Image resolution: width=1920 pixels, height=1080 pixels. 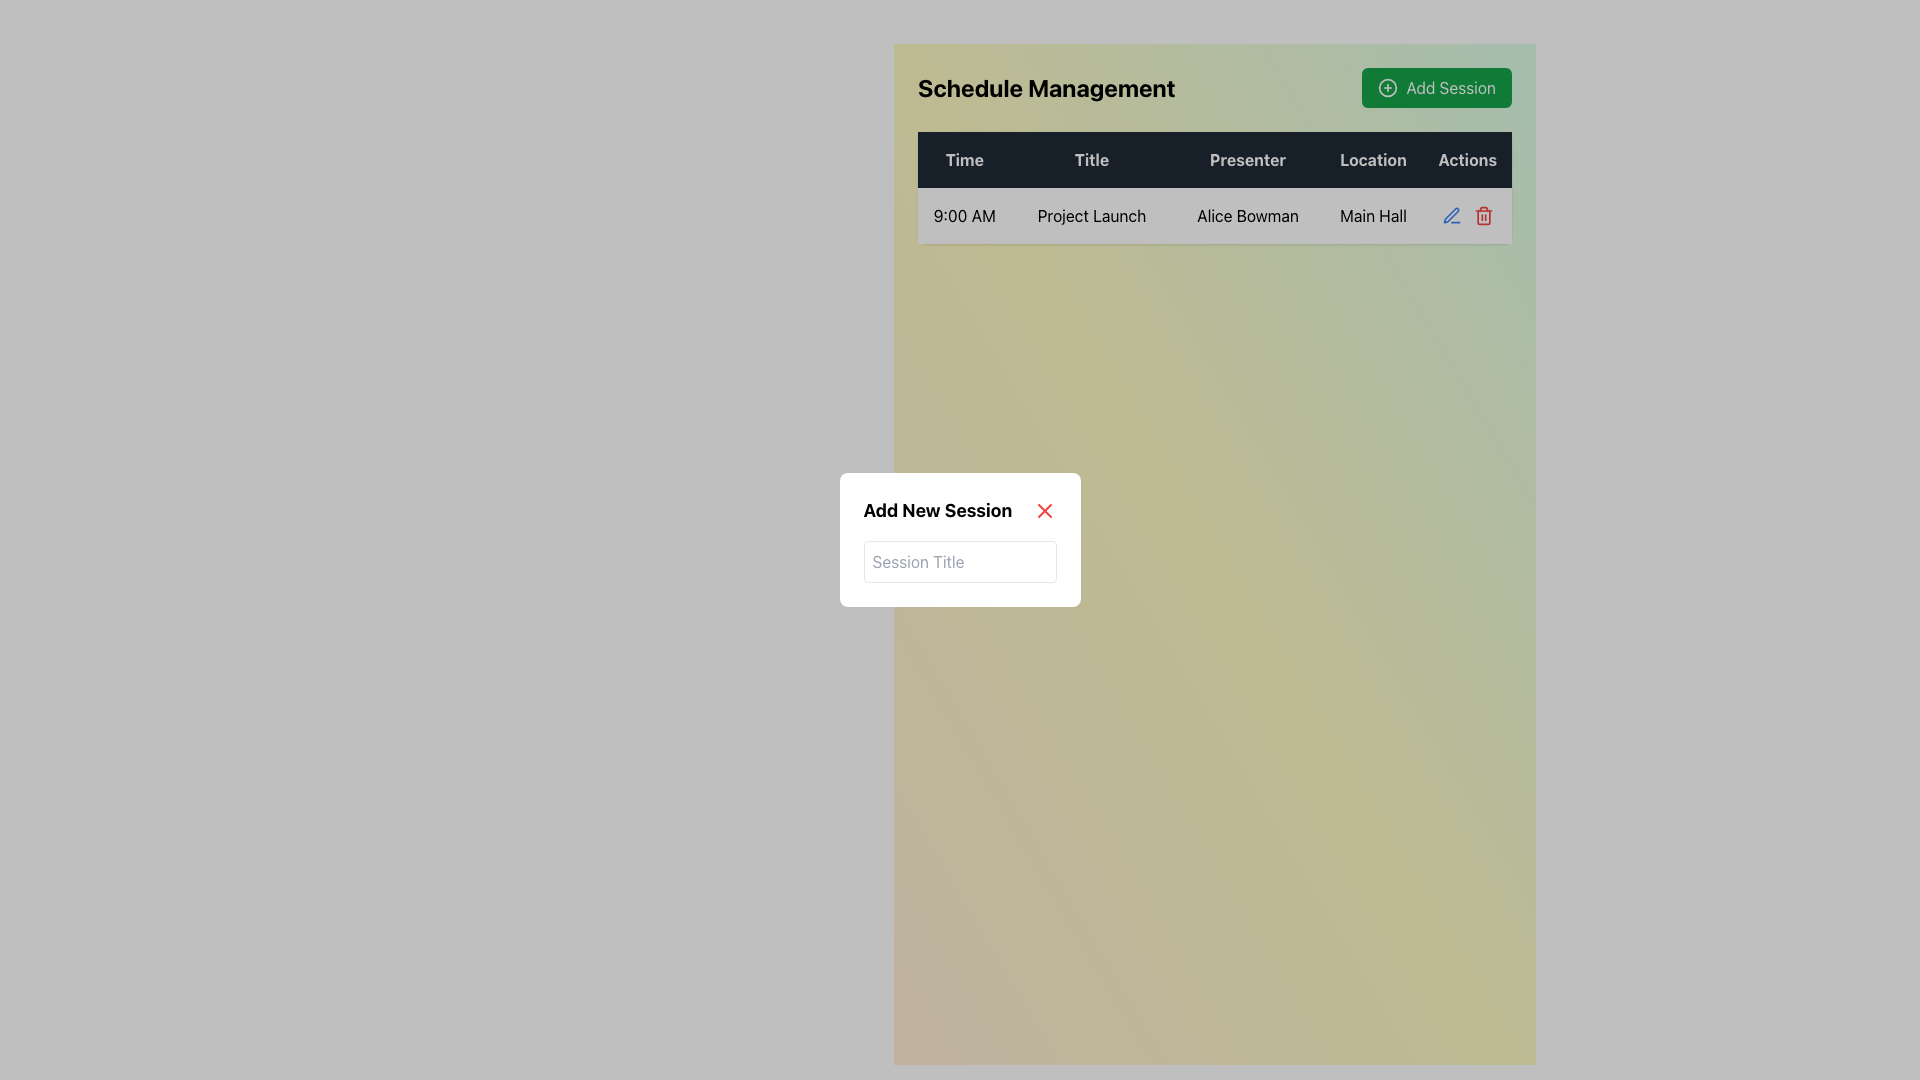 I want to click on the topmost row in the event table of the 'Schedule Management' section, which displays details of a scheduled event, so click(x=1213, y=188).